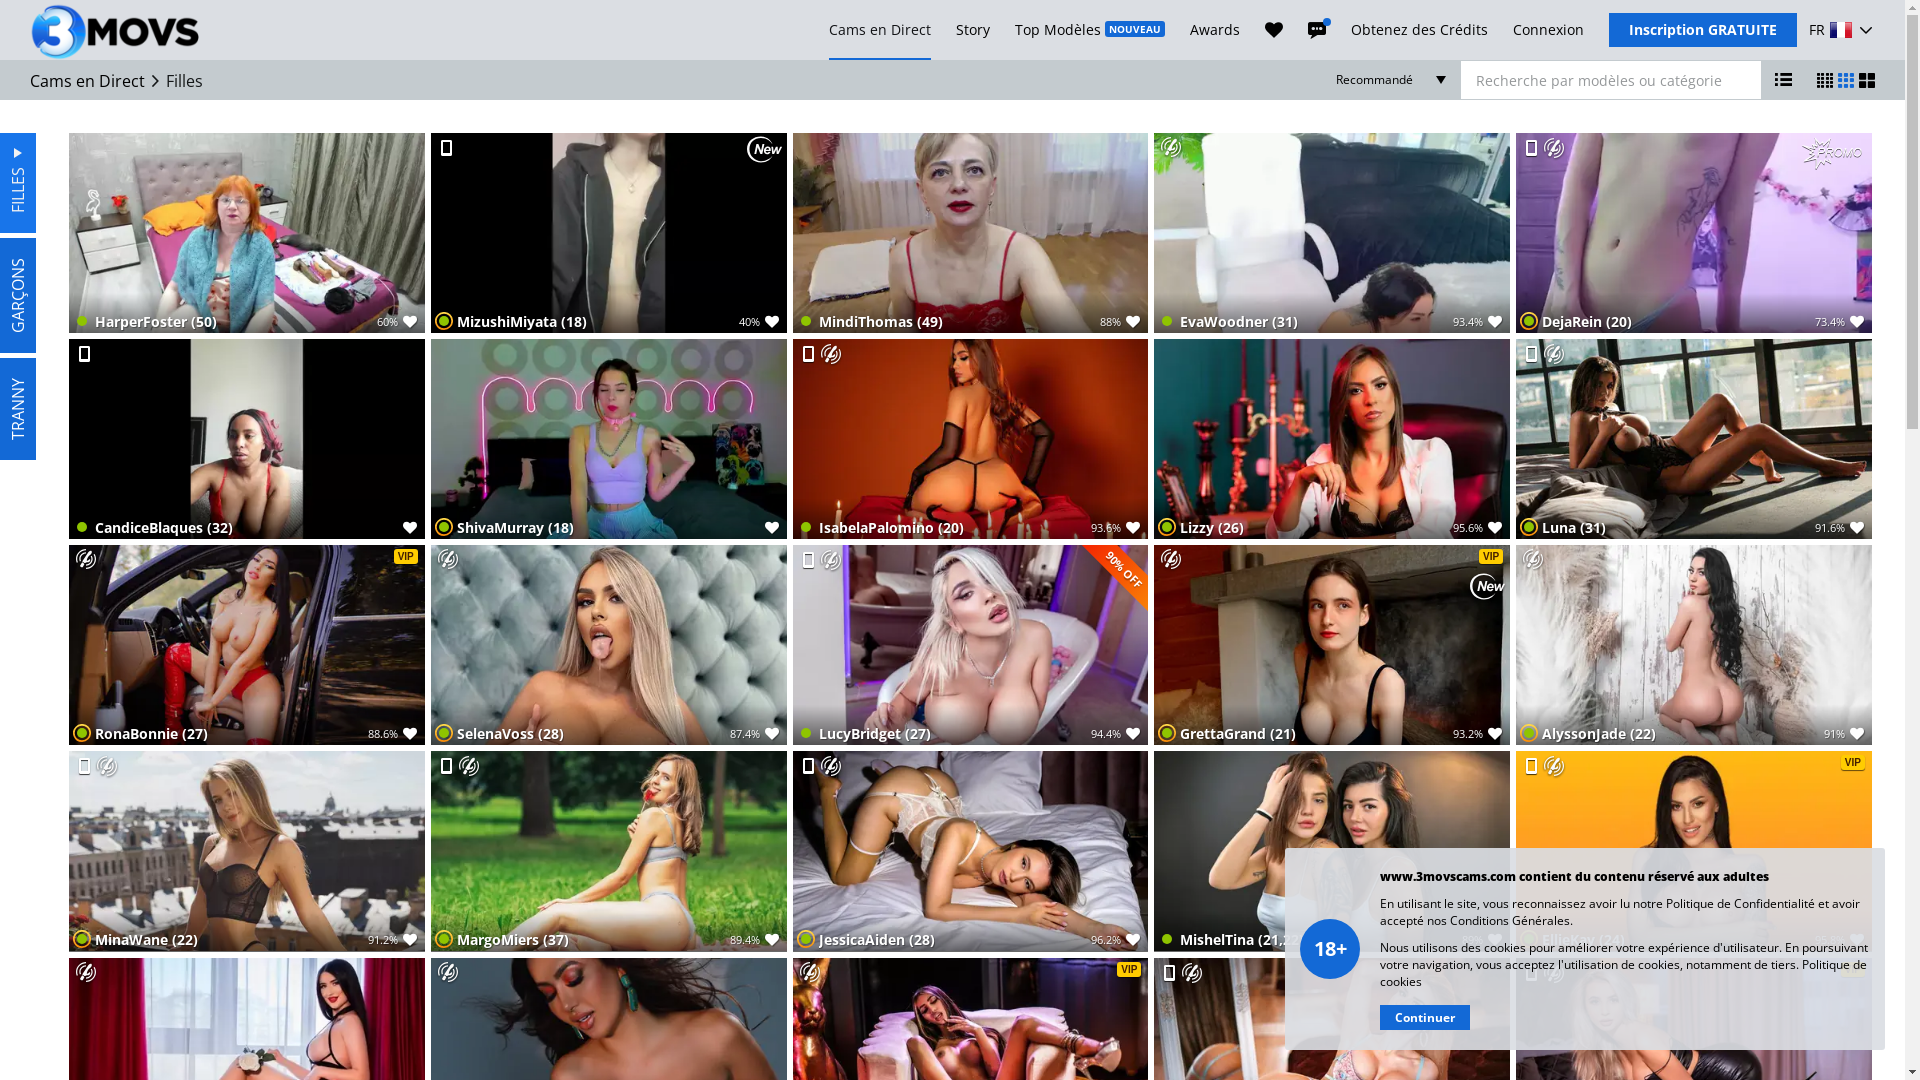 The width and height of the screenshot is (1920, 1080). I want to click on 'TRANNY', so click(51, 375).